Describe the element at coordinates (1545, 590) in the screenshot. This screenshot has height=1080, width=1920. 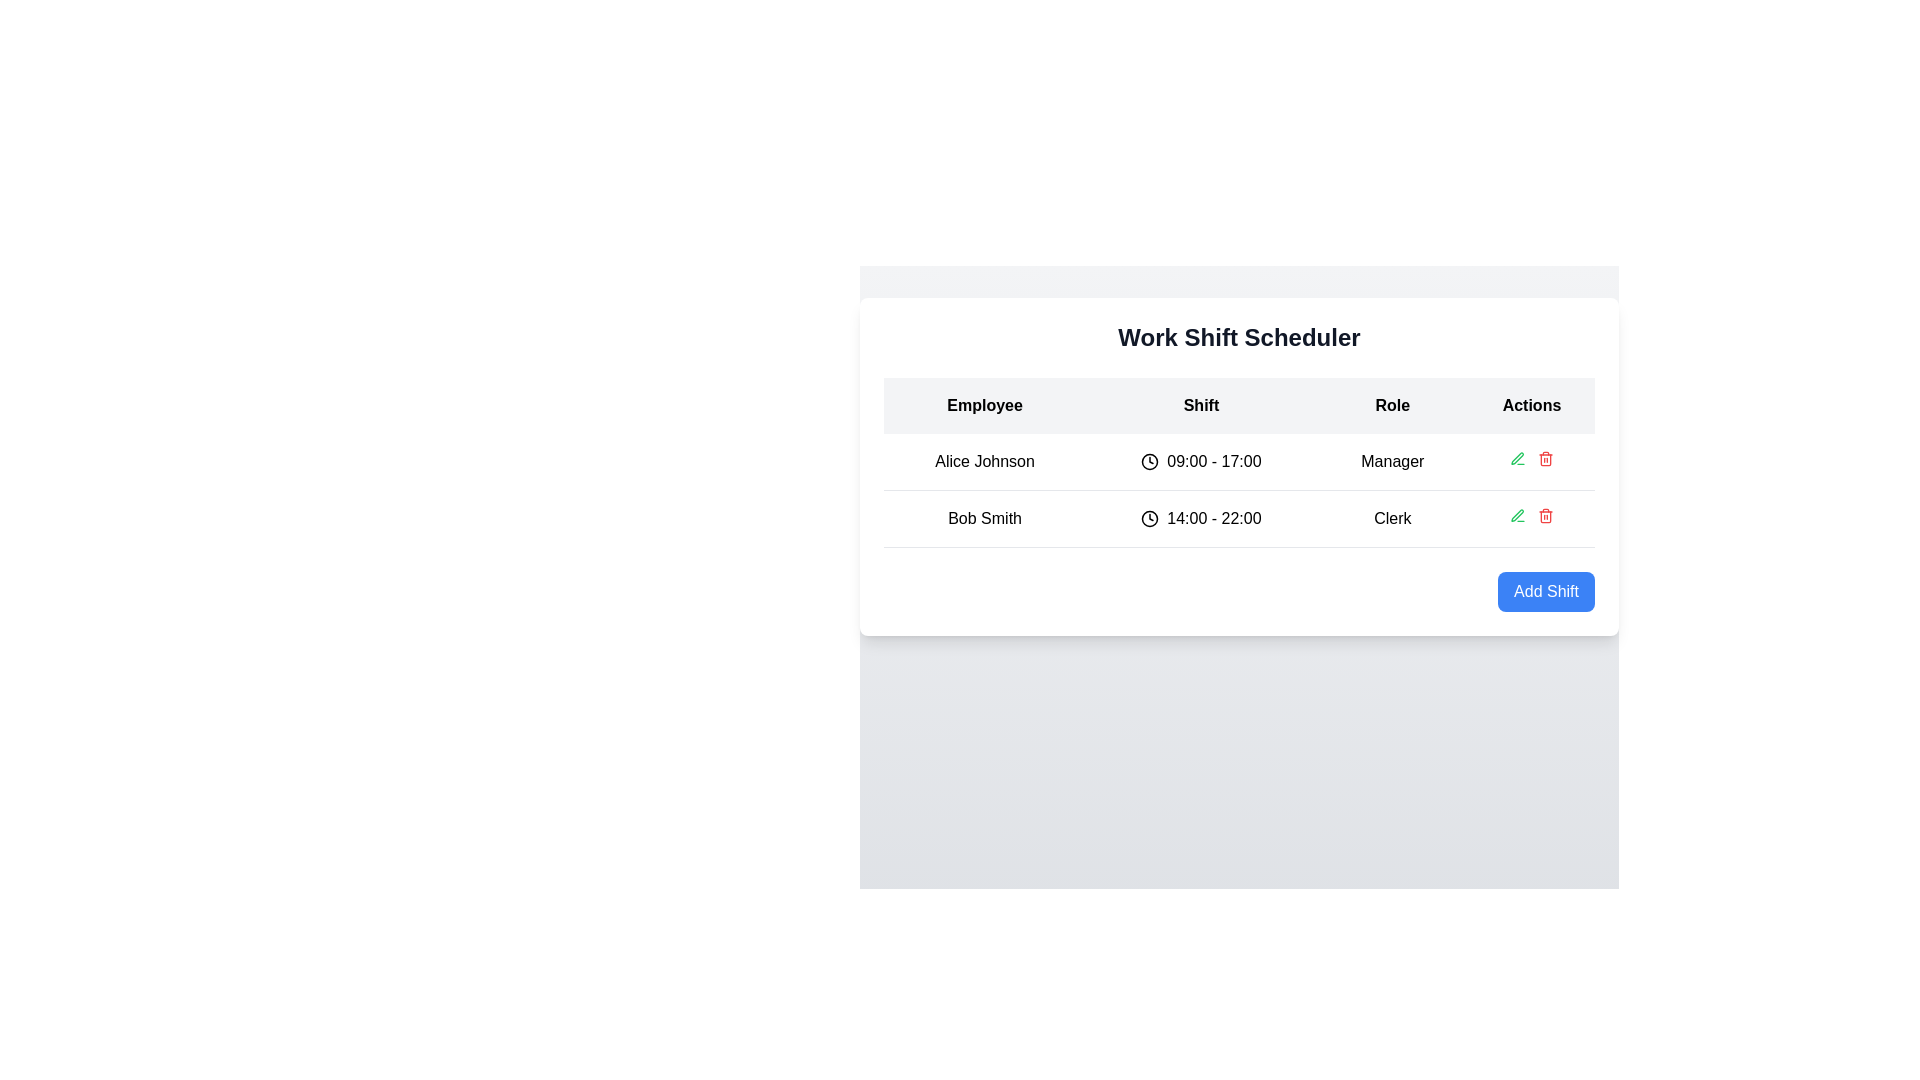
I see `the button that allows users to add a new shift to the schedule, located at the bottom-right corner of the 'Work Shift Scheduler' card` at that location.